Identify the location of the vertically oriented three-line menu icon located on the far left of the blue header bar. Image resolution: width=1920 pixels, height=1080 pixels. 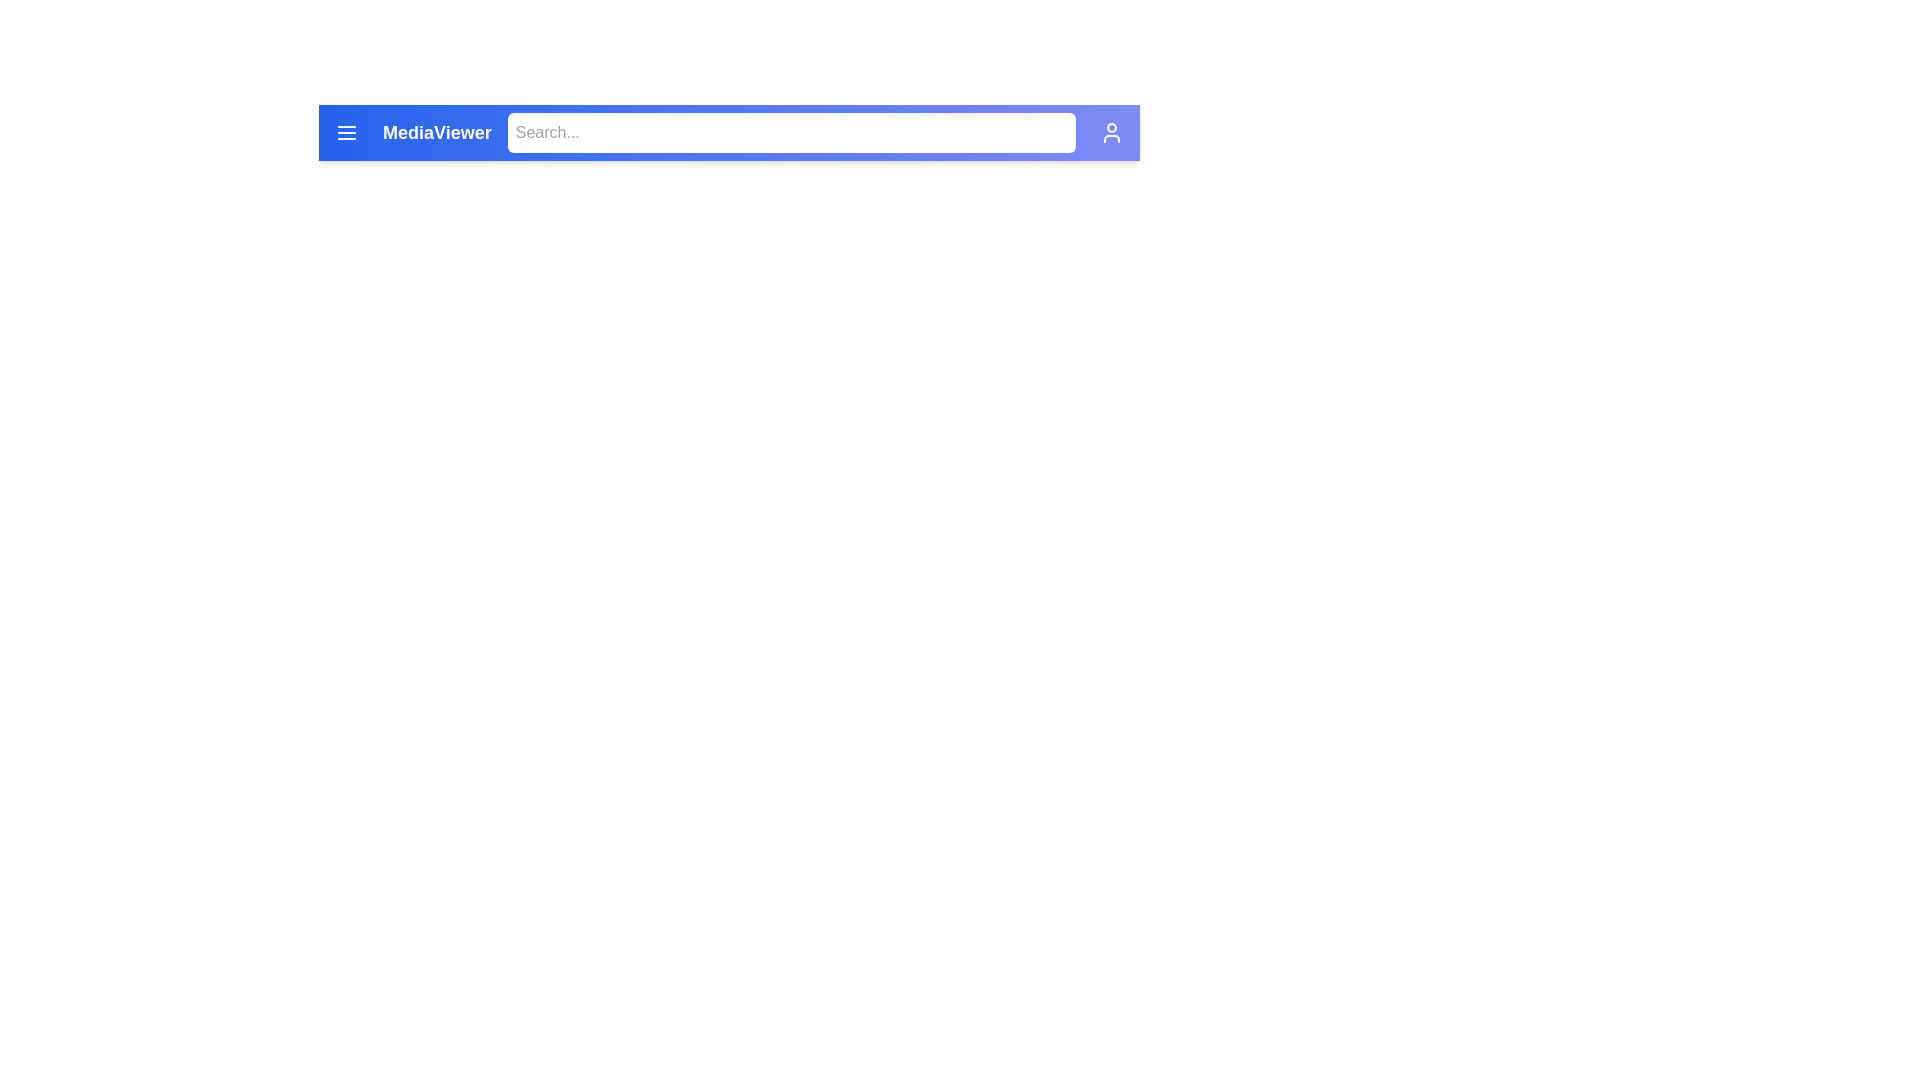
(346, 132).